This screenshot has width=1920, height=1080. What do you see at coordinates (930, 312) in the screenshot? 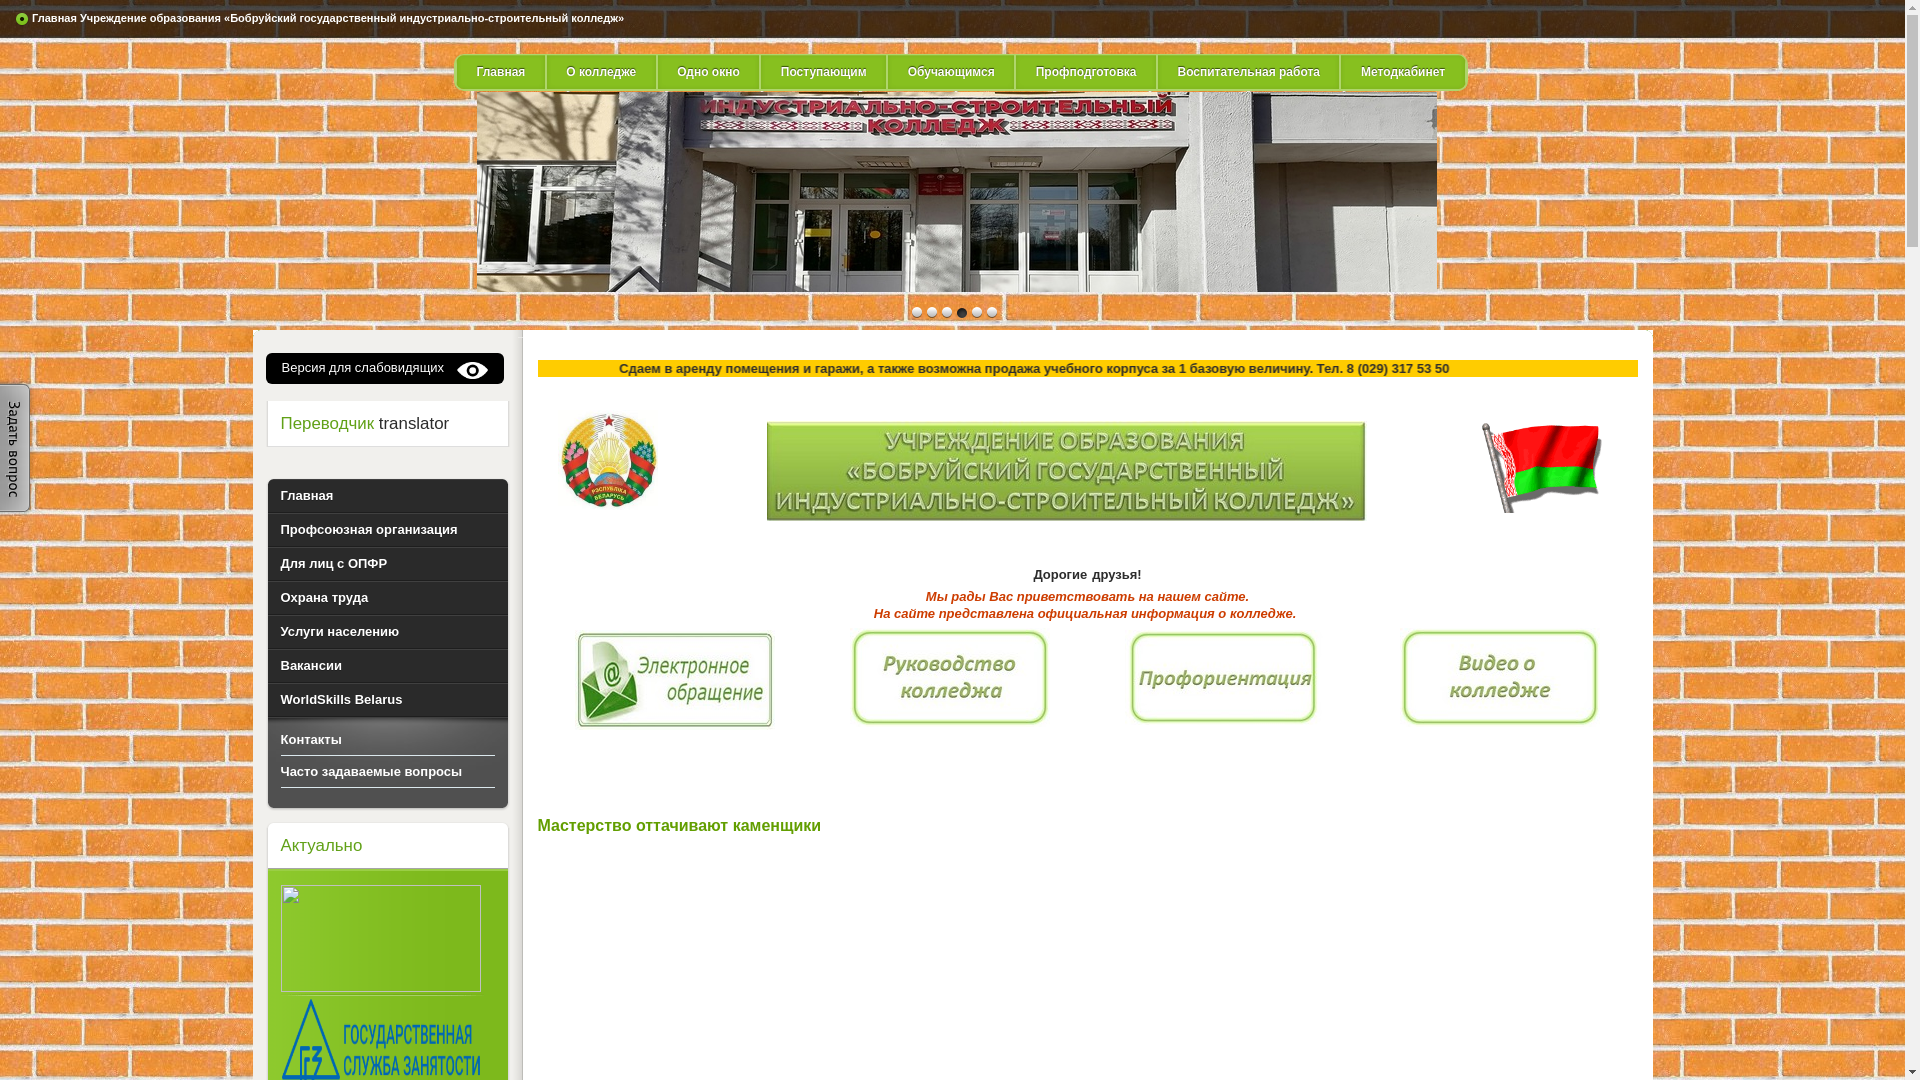
I see `'1'` at bounding box center [930, 312].